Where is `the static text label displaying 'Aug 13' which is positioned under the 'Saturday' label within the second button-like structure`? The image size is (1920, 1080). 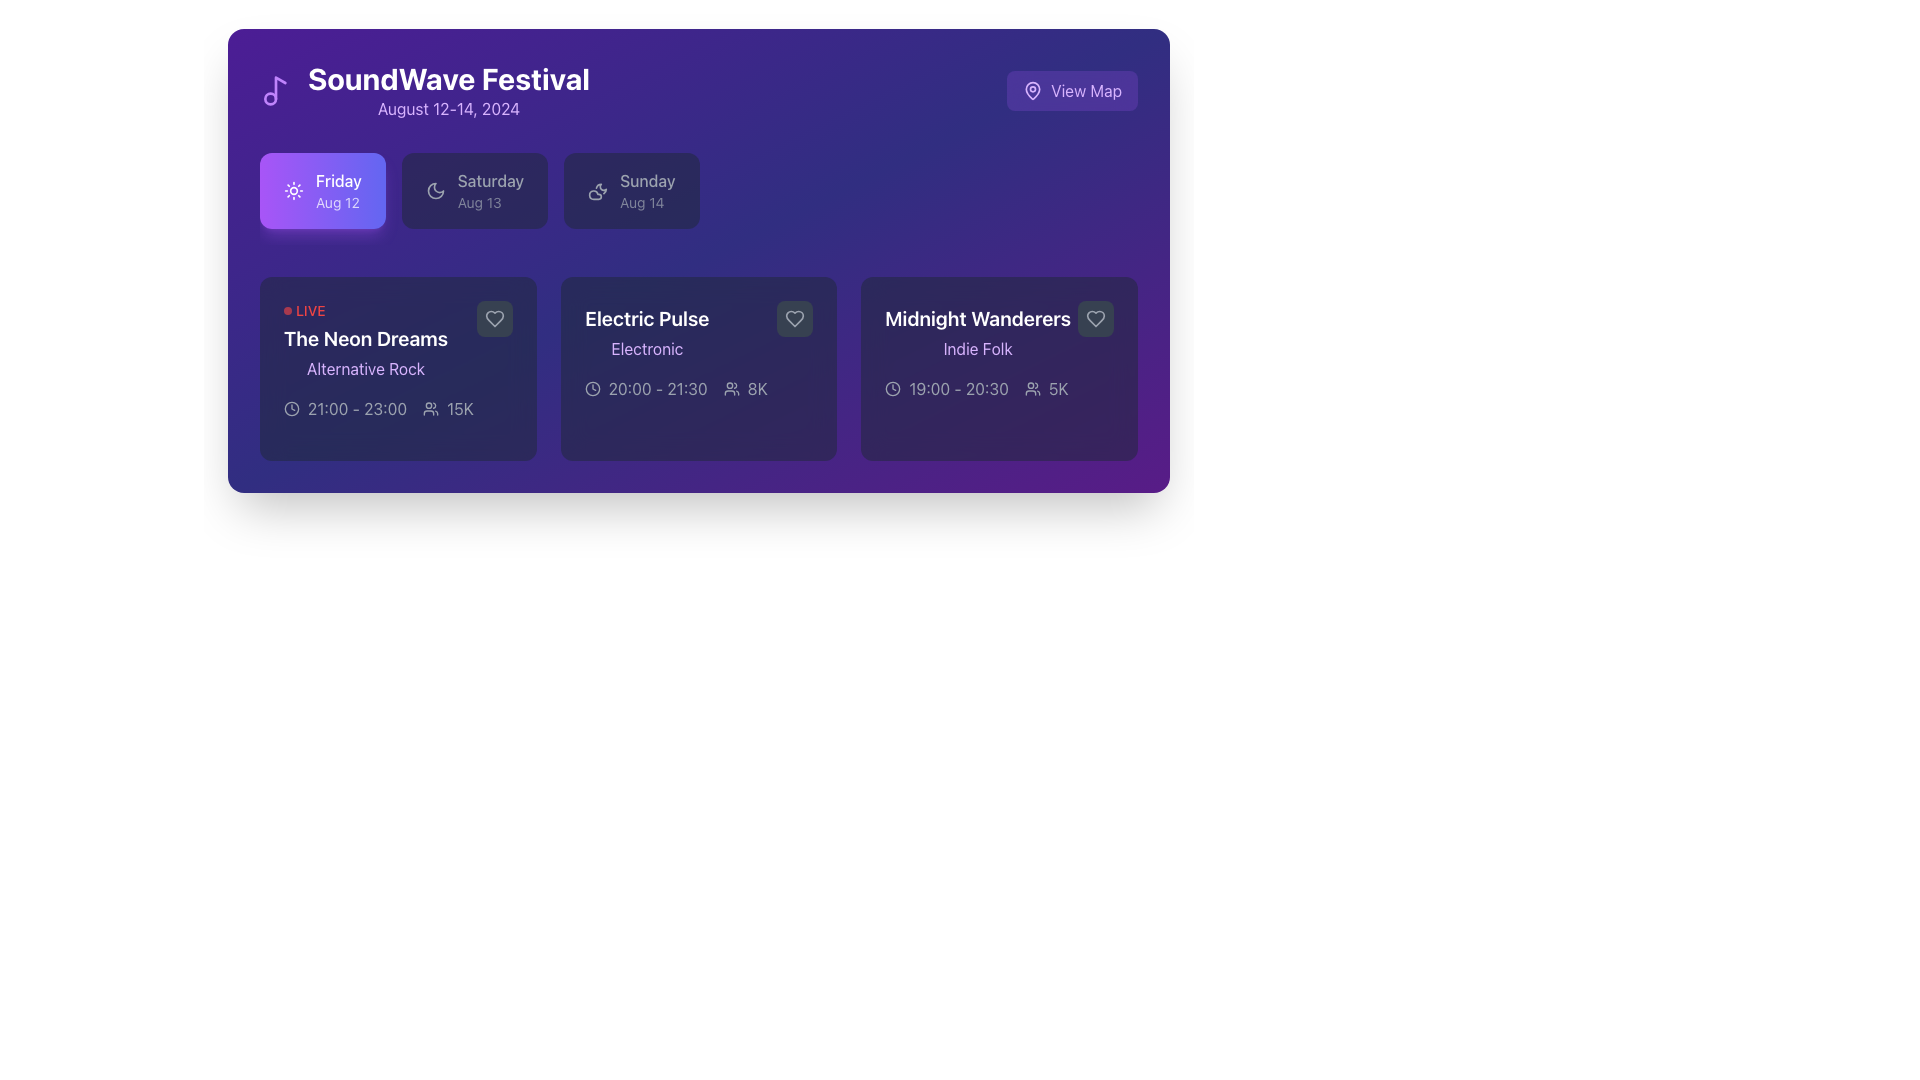 the static text label displaying 'Aug 13' which is positioned under the 'Saturday' label within the second button-like structure is located at coordinates (490, 203).